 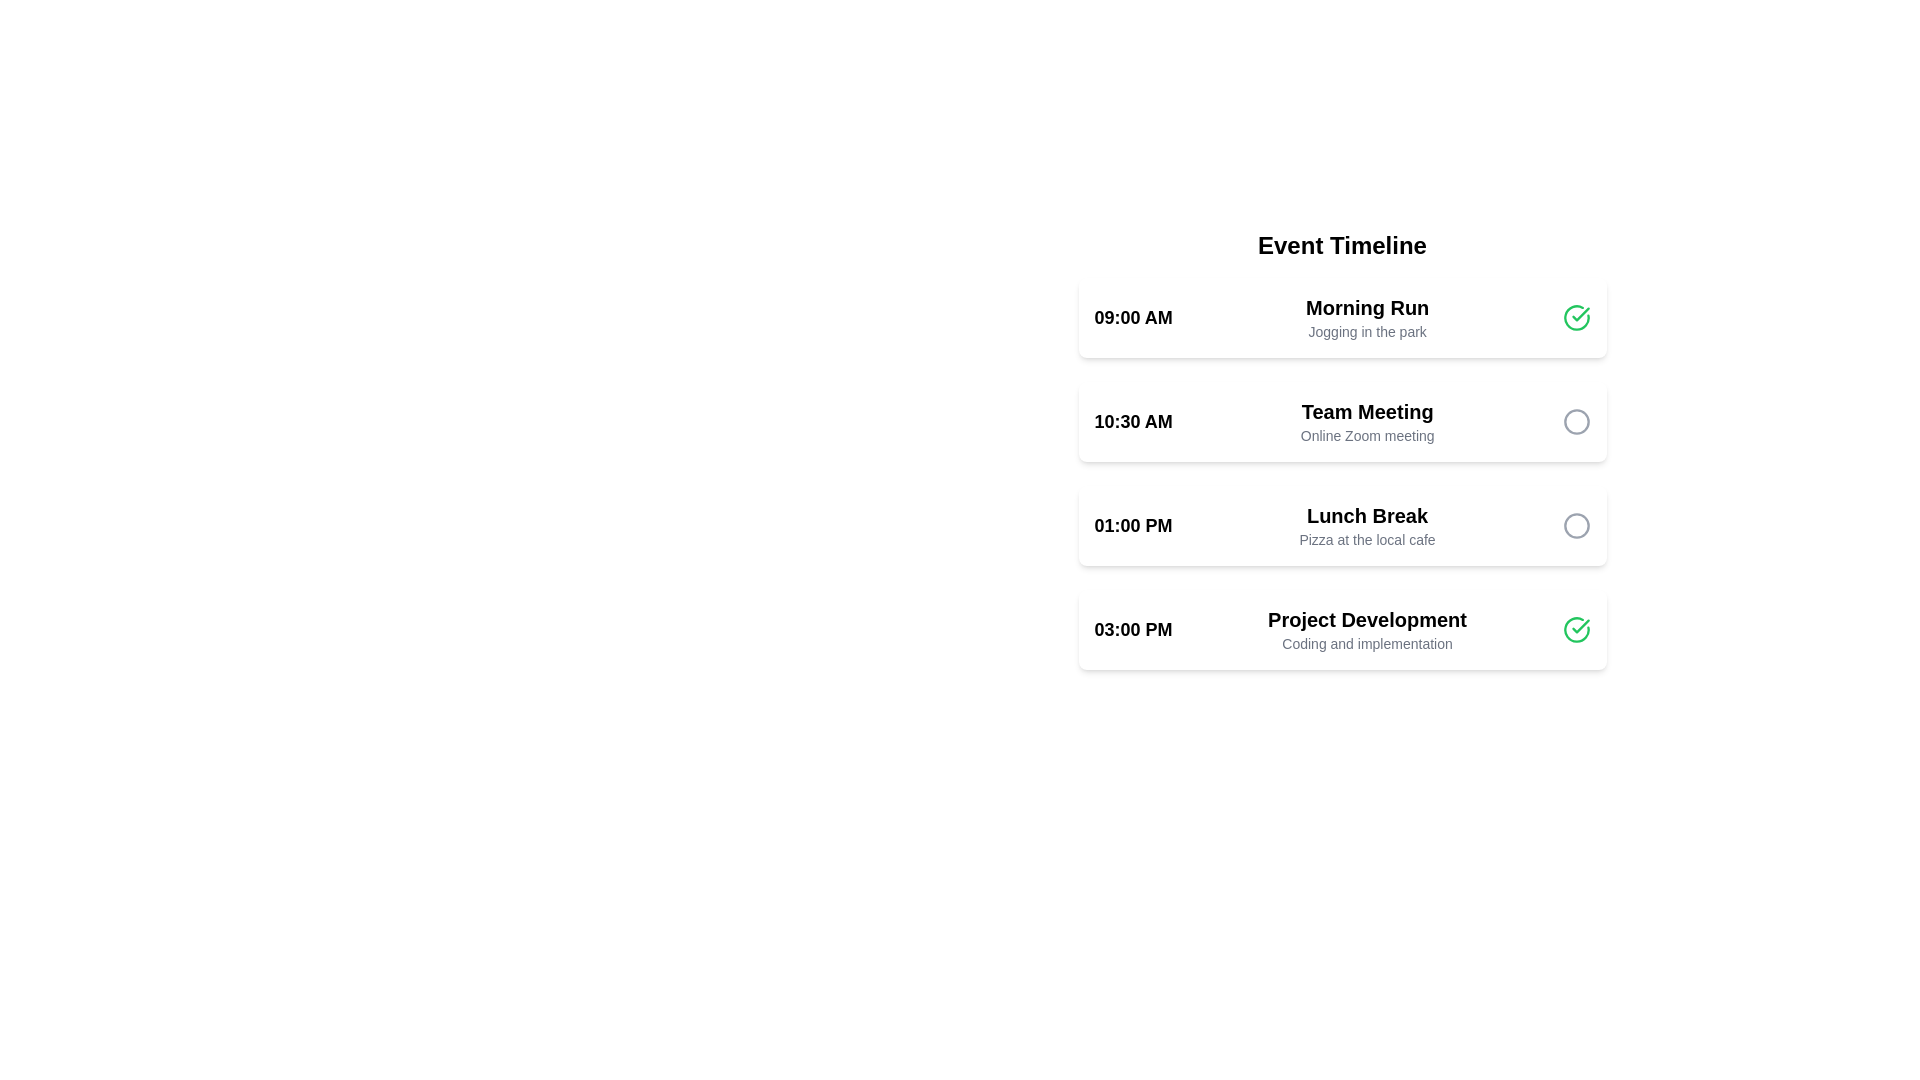 I want to click on the last entry in the 'Event Timeline' list that displays scheduled event details, including time, title, and description, so click(x=1342, y=628).